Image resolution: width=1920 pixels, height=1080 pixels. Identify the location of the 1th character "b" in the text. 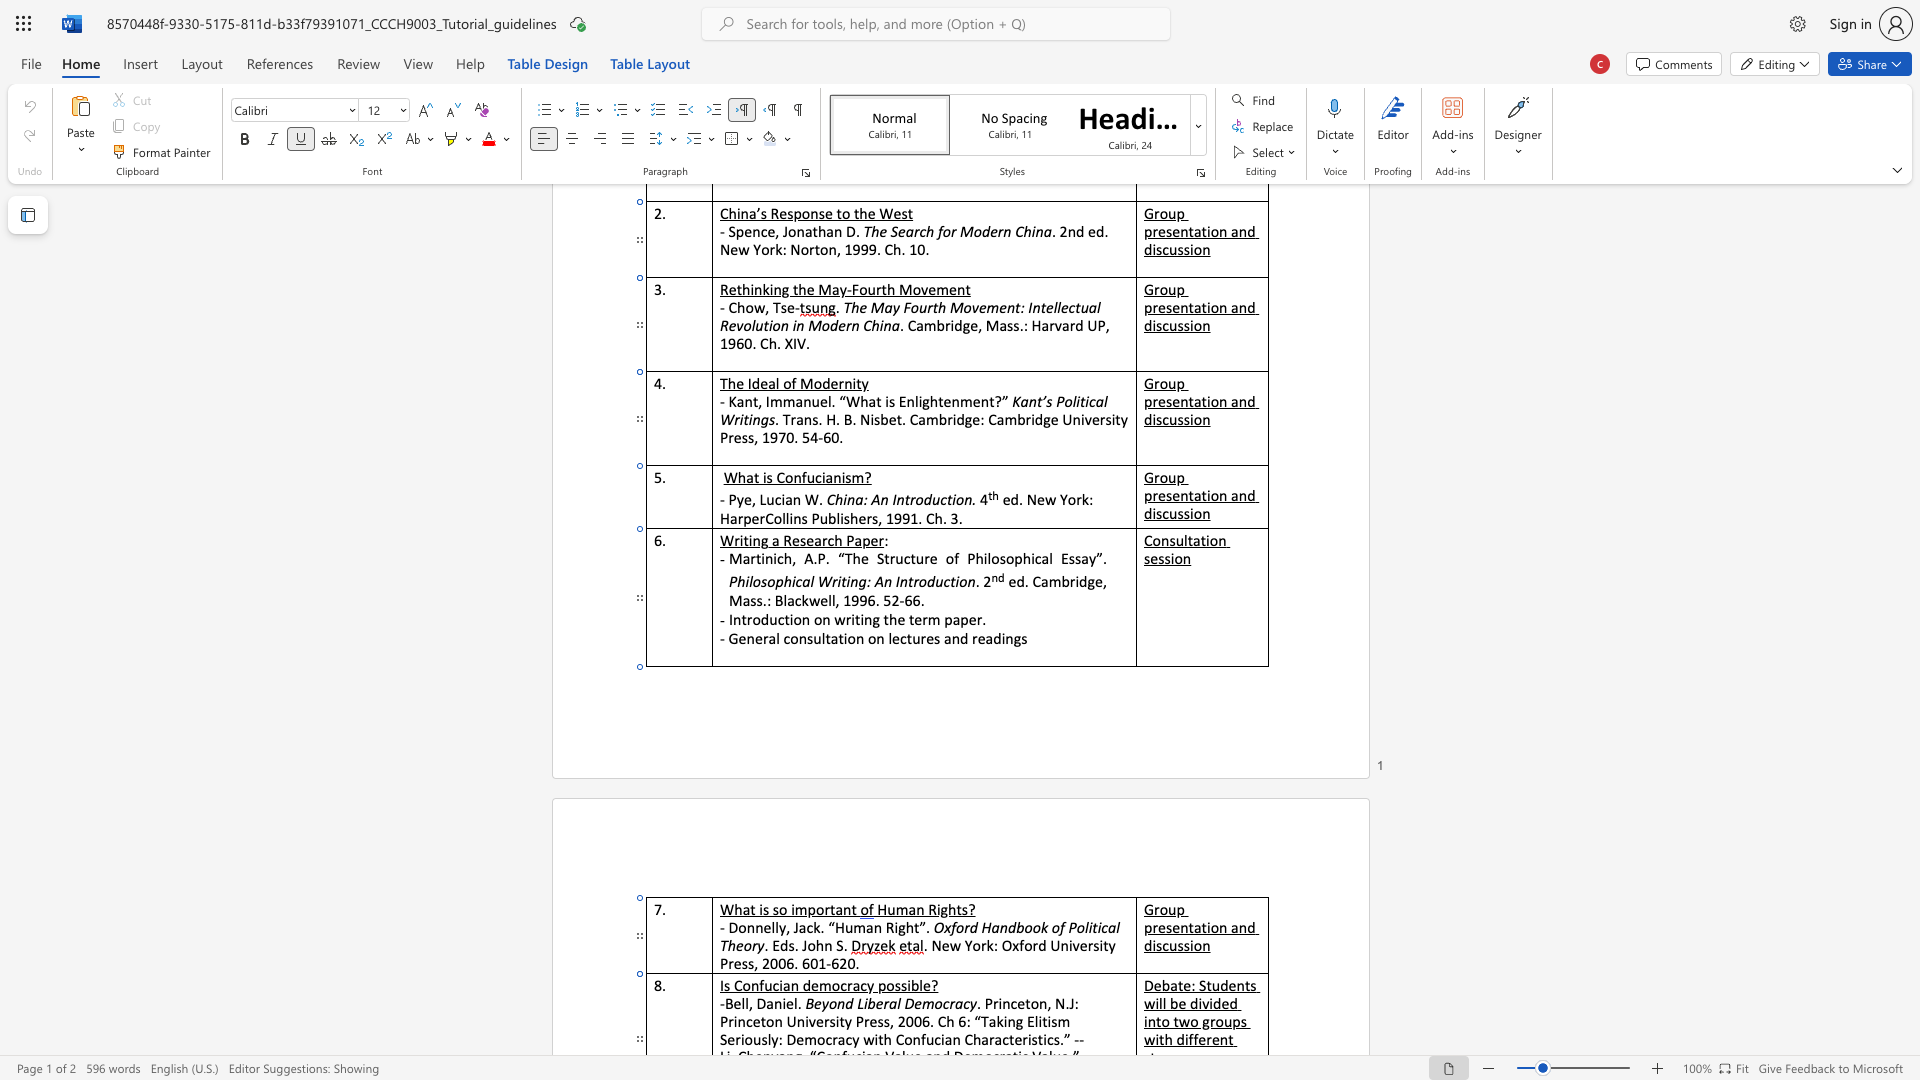
(871, 1003).